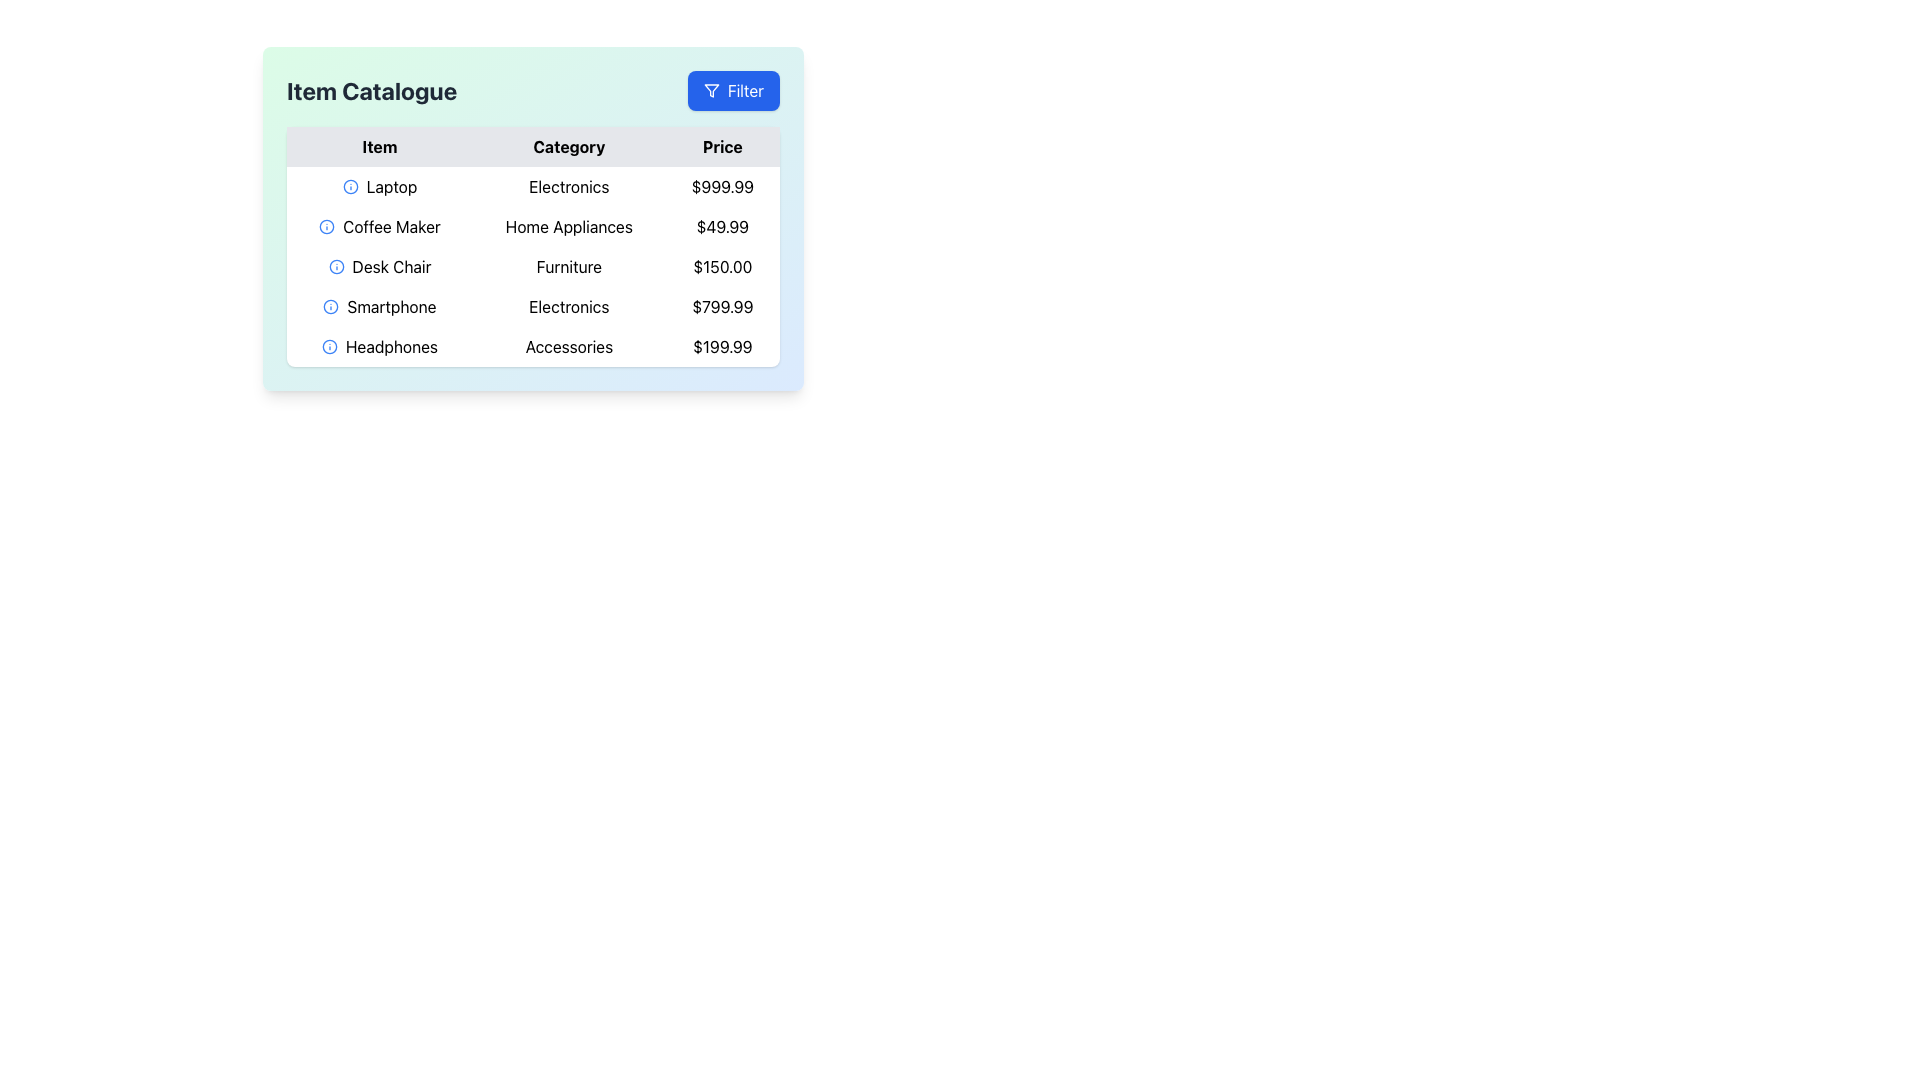  I want to click on text 'Price' from the Column Header, which indicates the prices of items in the data table and is the third header in the row, so click(721, 145).